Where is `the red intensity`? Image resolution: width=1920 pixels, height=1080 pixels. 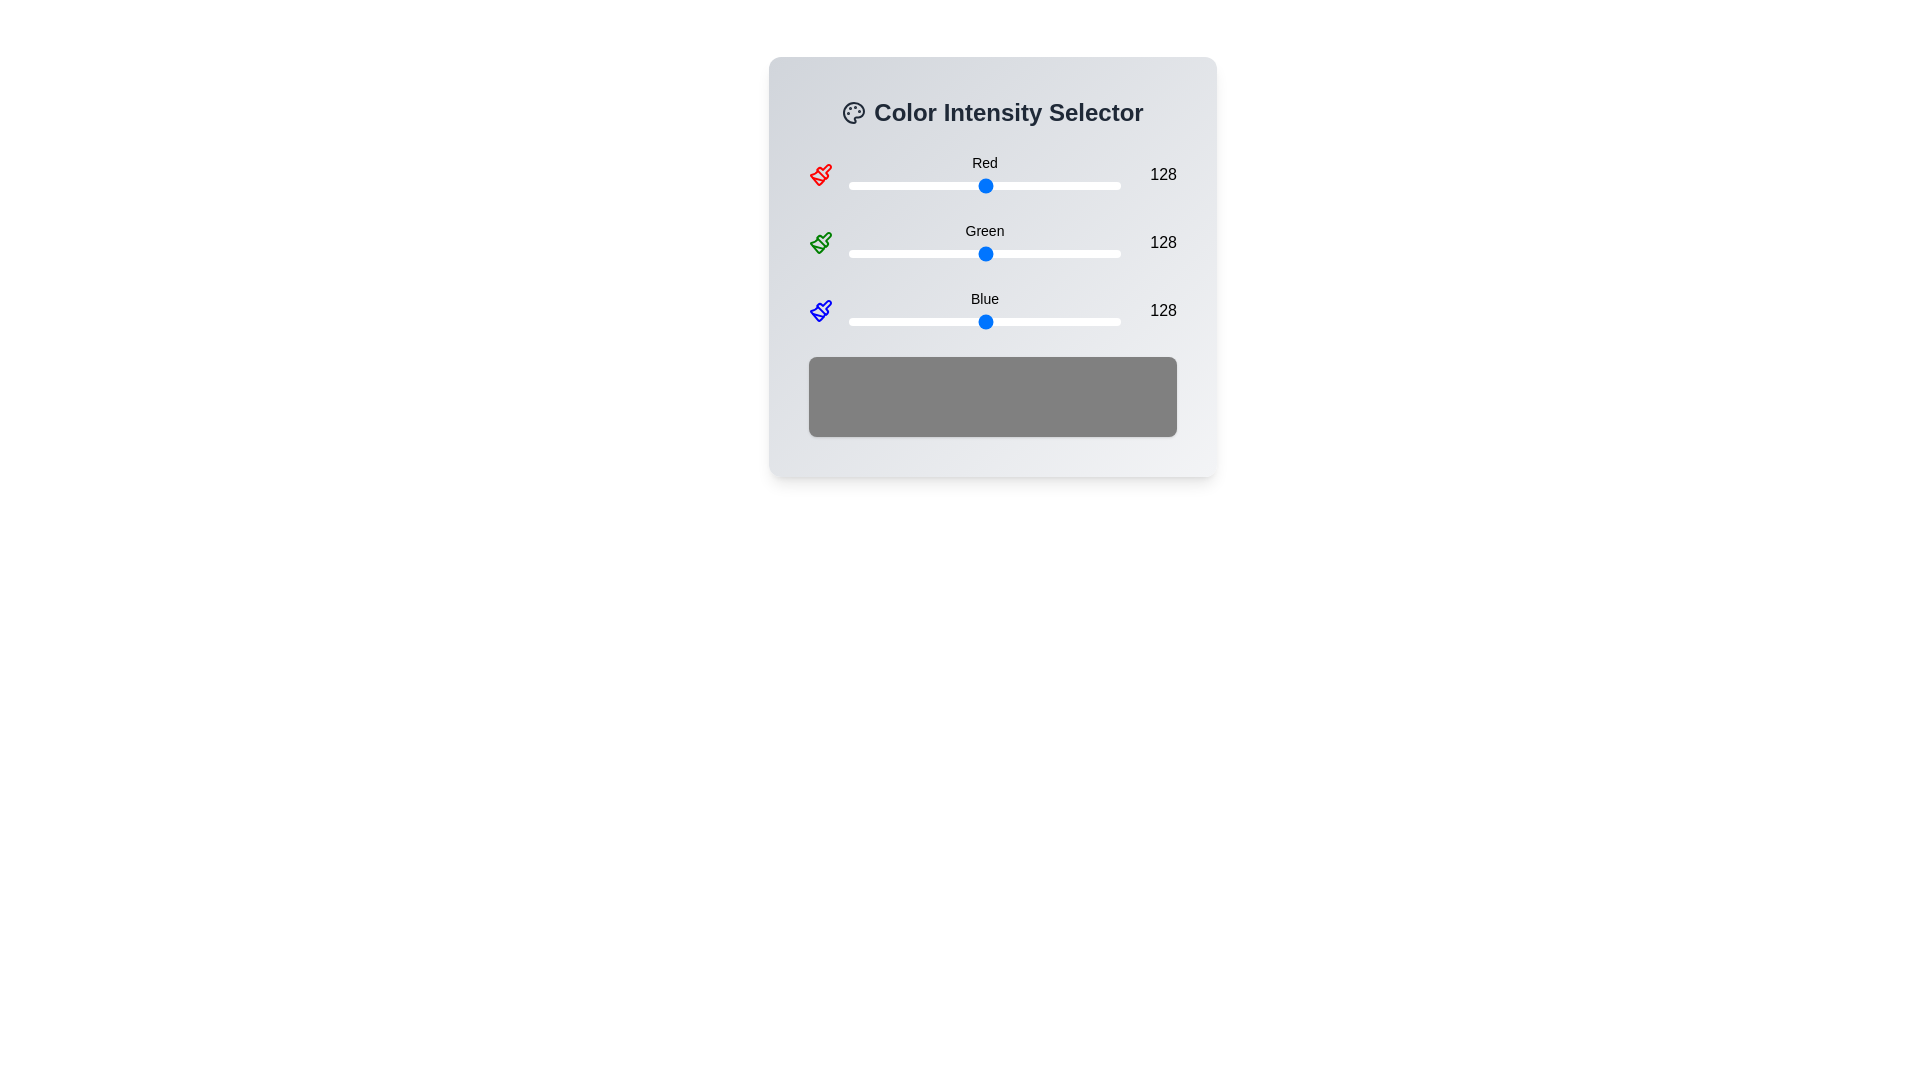
the red intensity is located at coordinates (1116, 185).